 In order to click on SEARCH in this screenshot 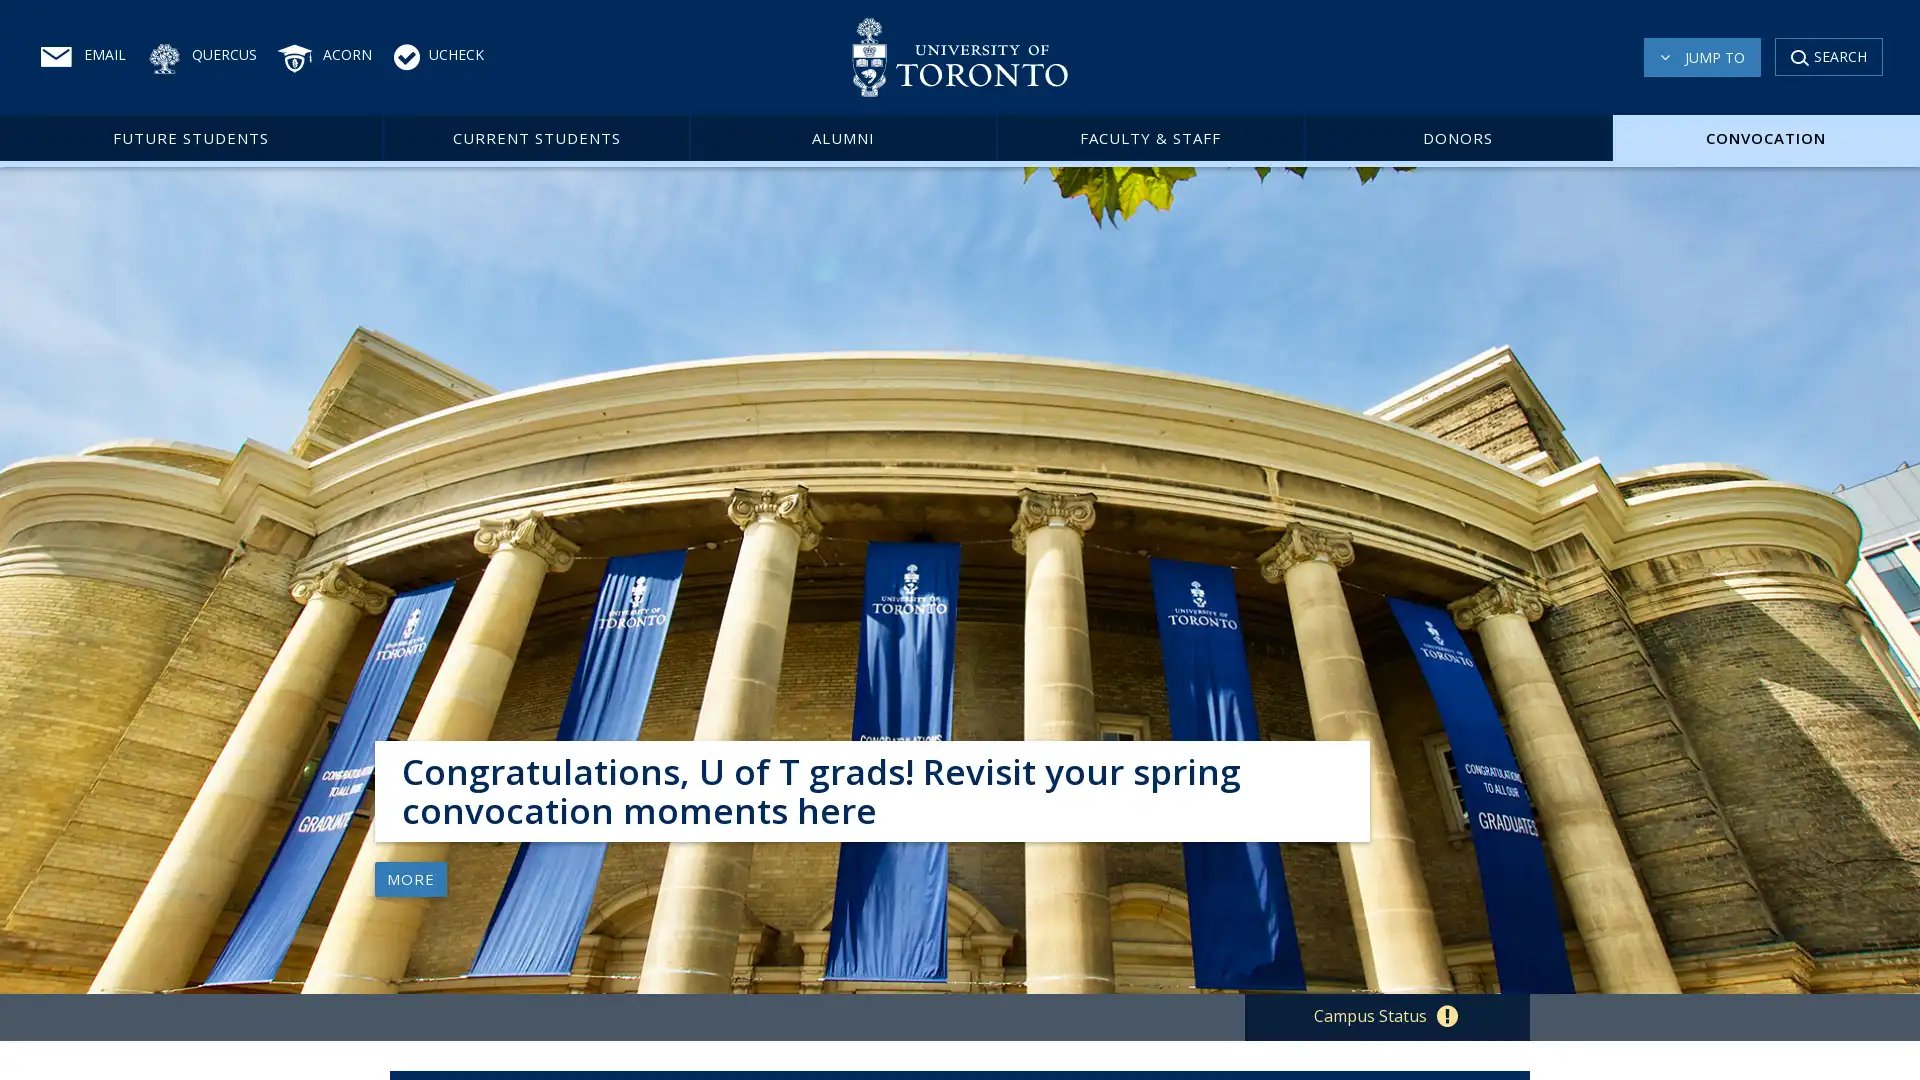, I will do `click(1828, 55)`.